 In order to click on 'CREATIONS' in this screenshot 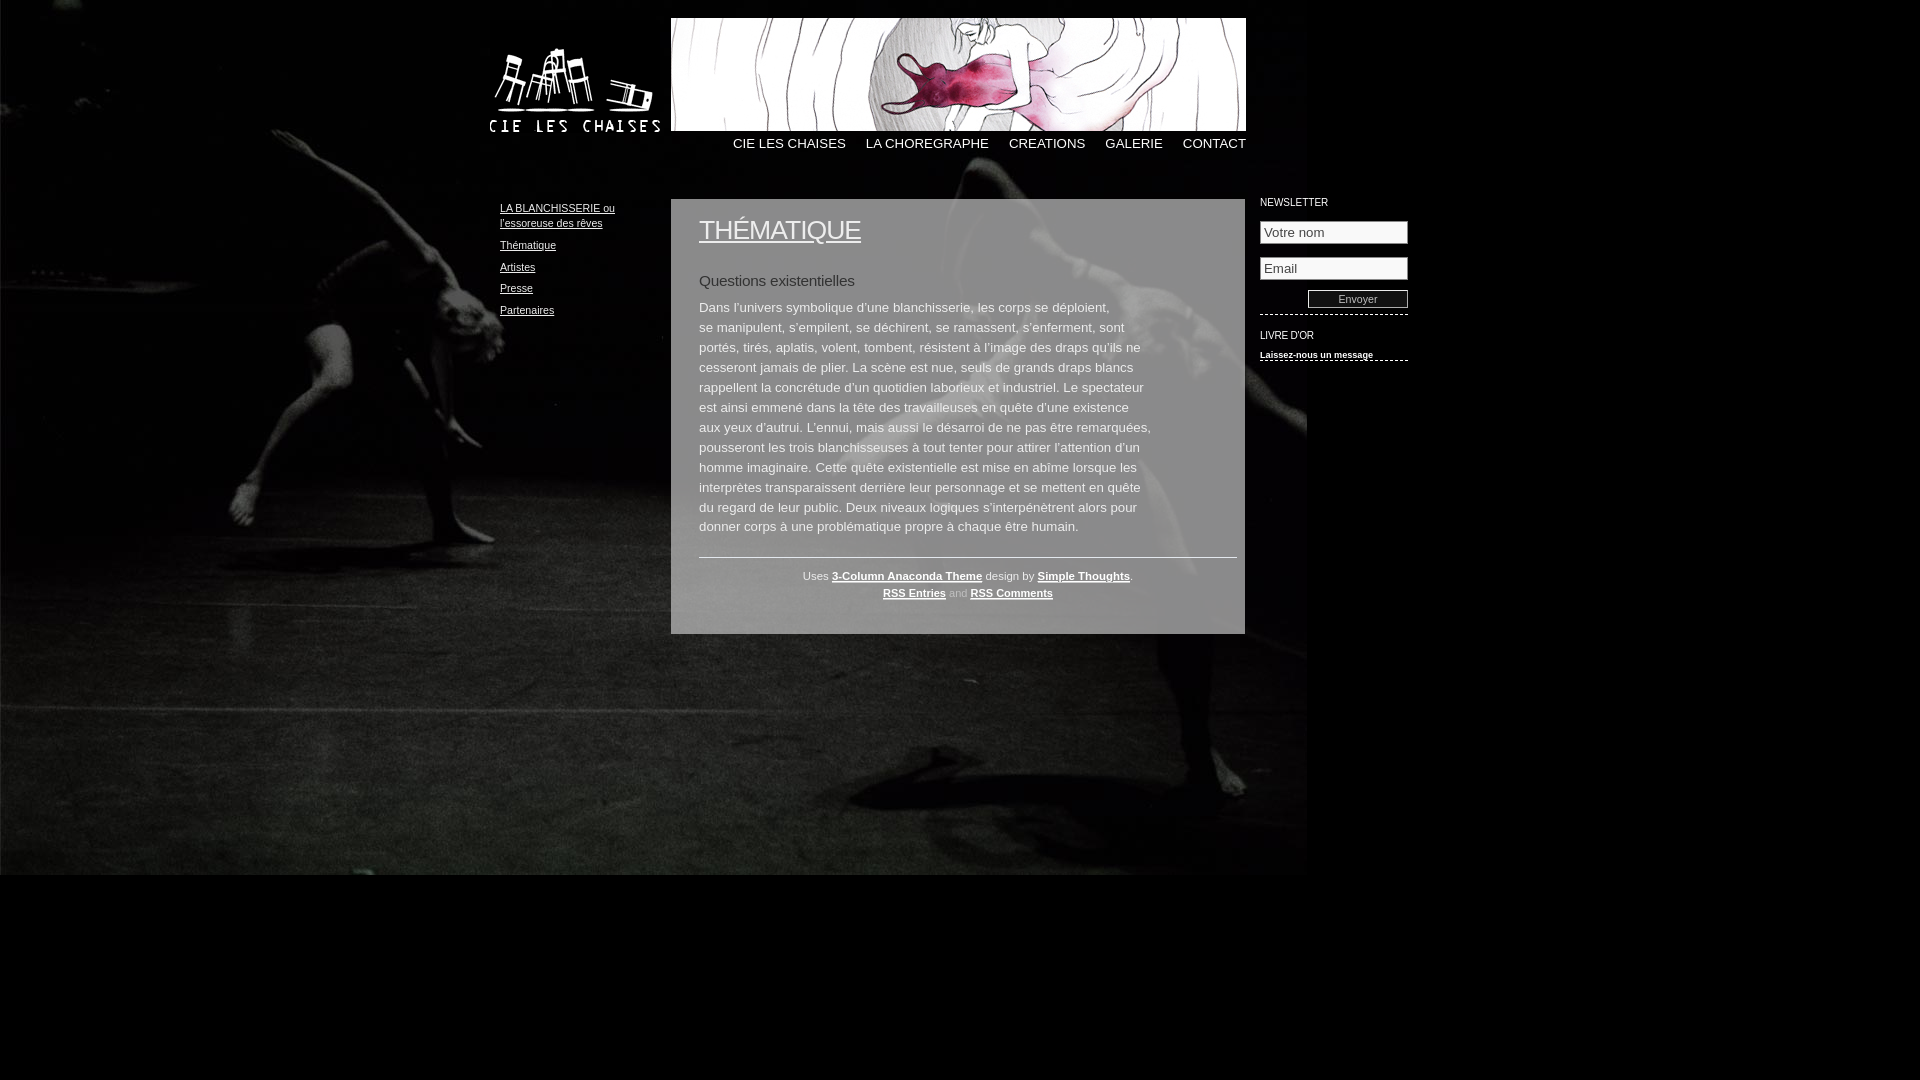, I will do `click(1036, 142)`.